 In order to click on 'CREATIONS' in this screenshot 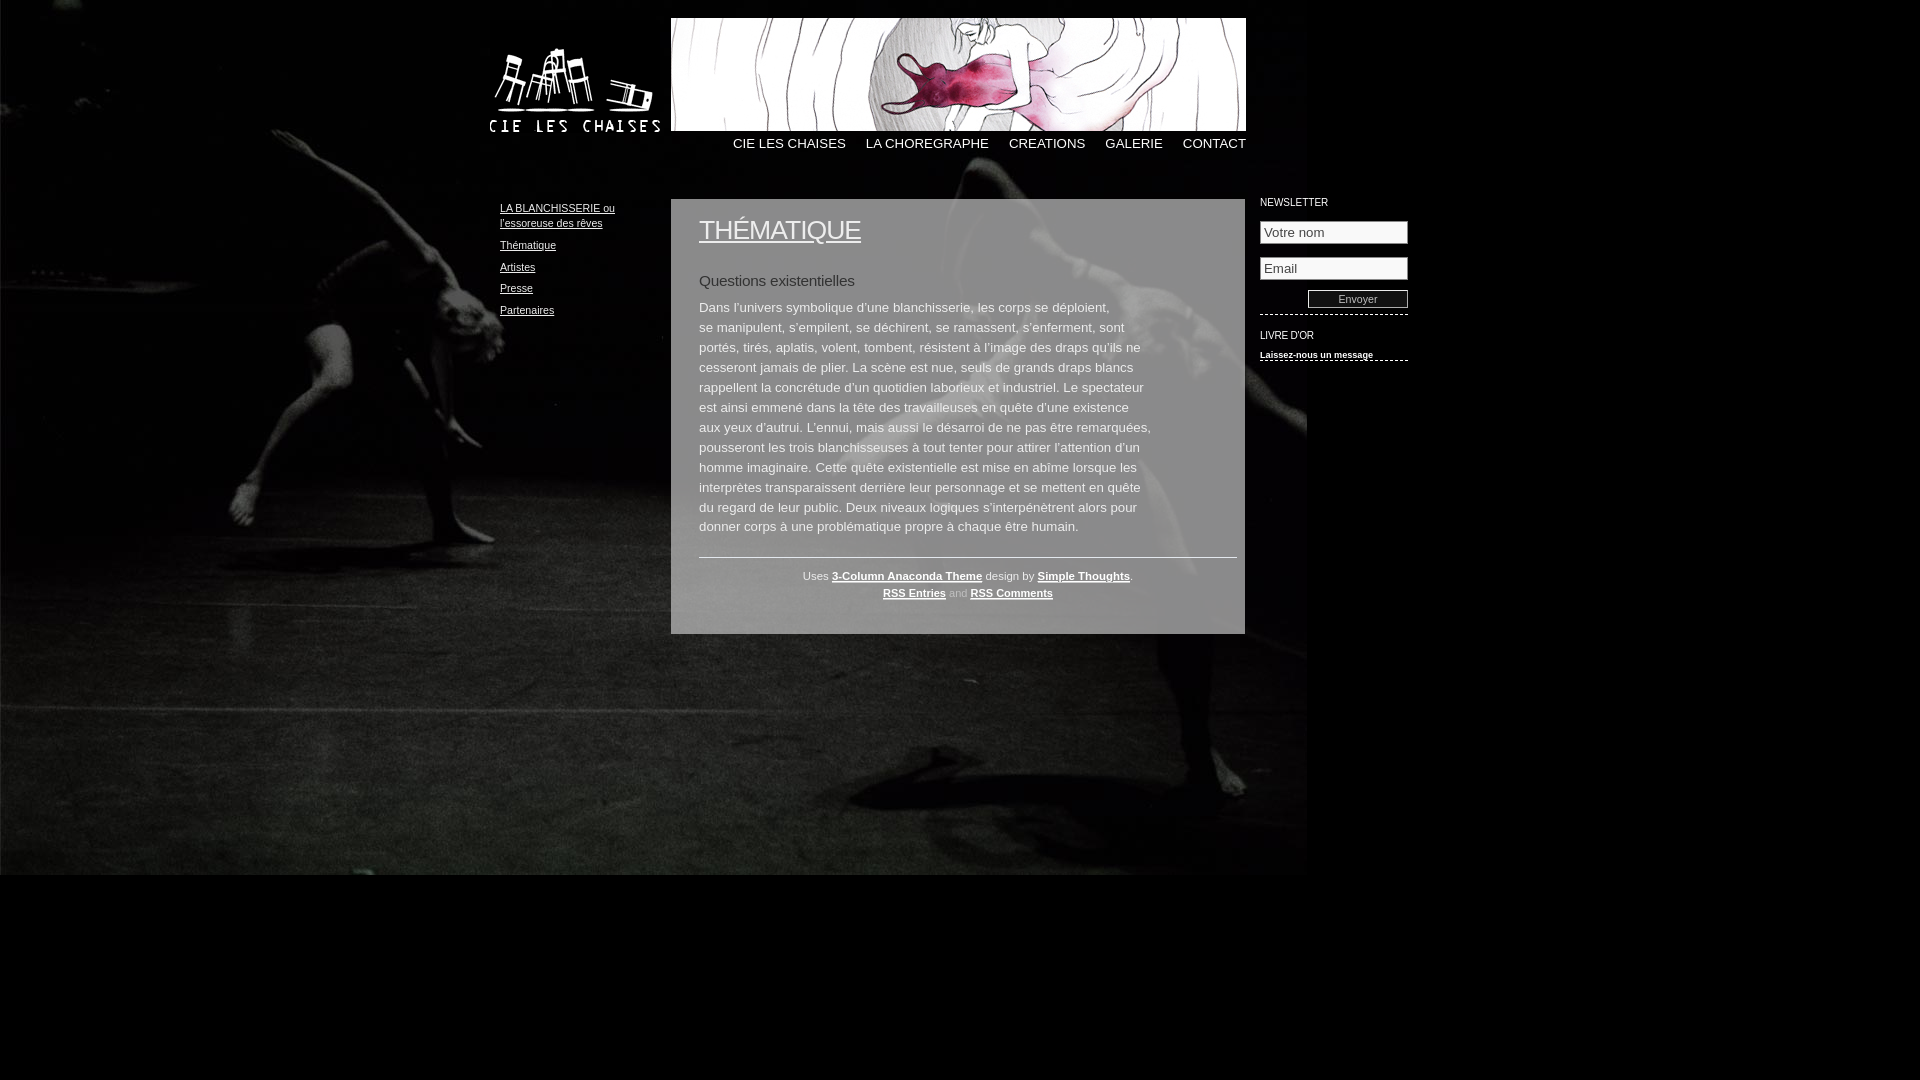, I will do `click(1036, 142)`.